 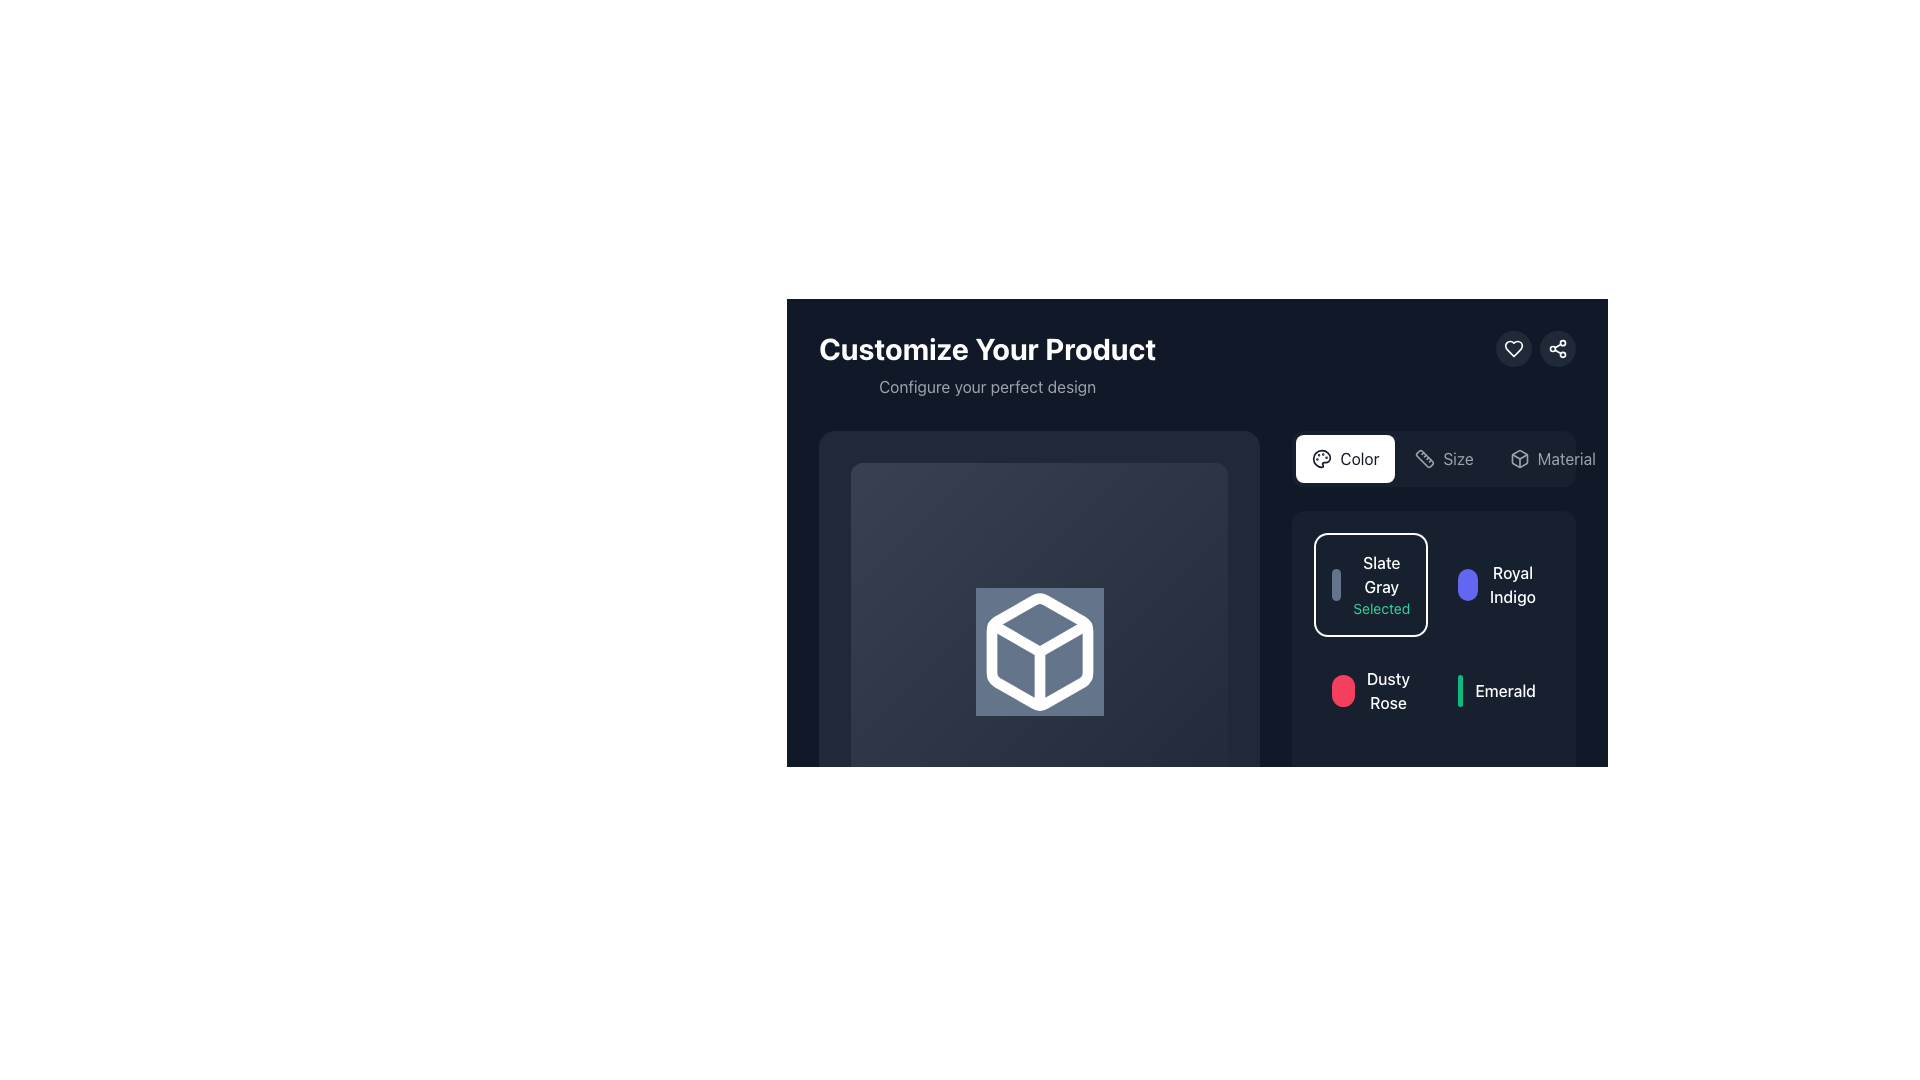 What do you see at coordinates (1039, 638) in the screenshot?
I see `the triangular pattern within the cube-like icon, which is centrally located in the primary section of the interface` at bounding box center [1039, 638].